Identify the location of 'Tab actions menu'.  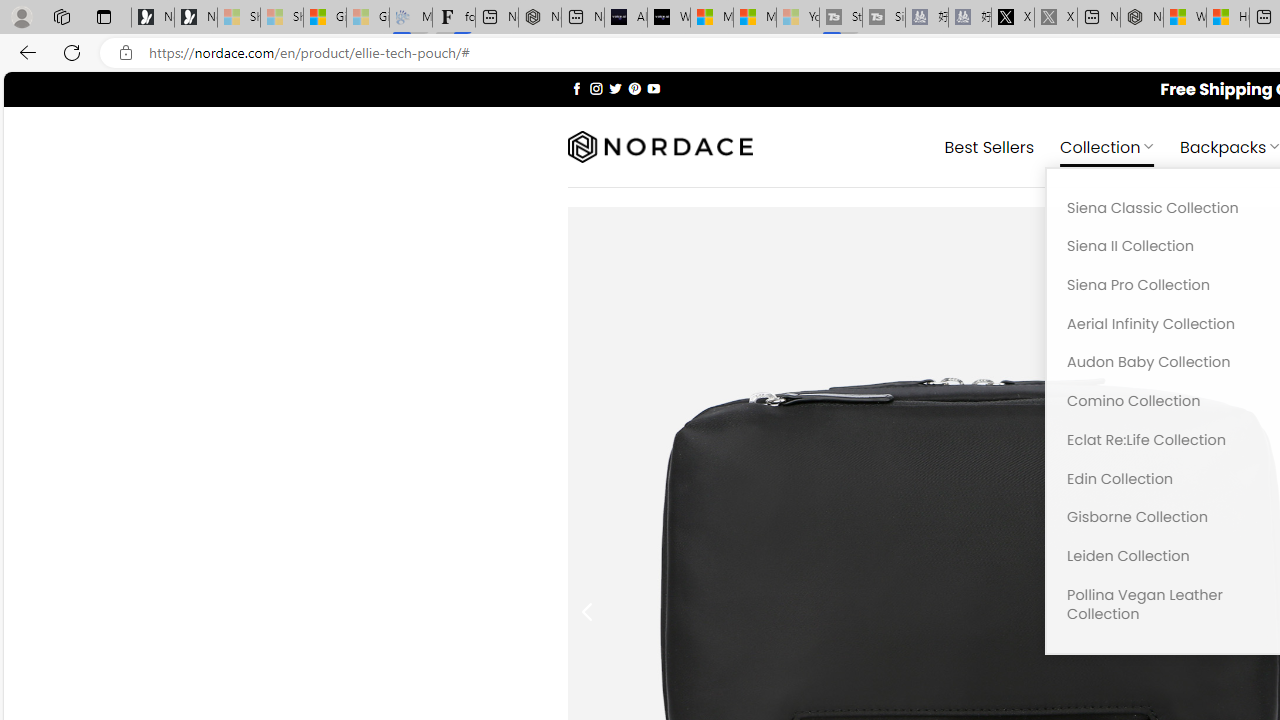
(103, 16).